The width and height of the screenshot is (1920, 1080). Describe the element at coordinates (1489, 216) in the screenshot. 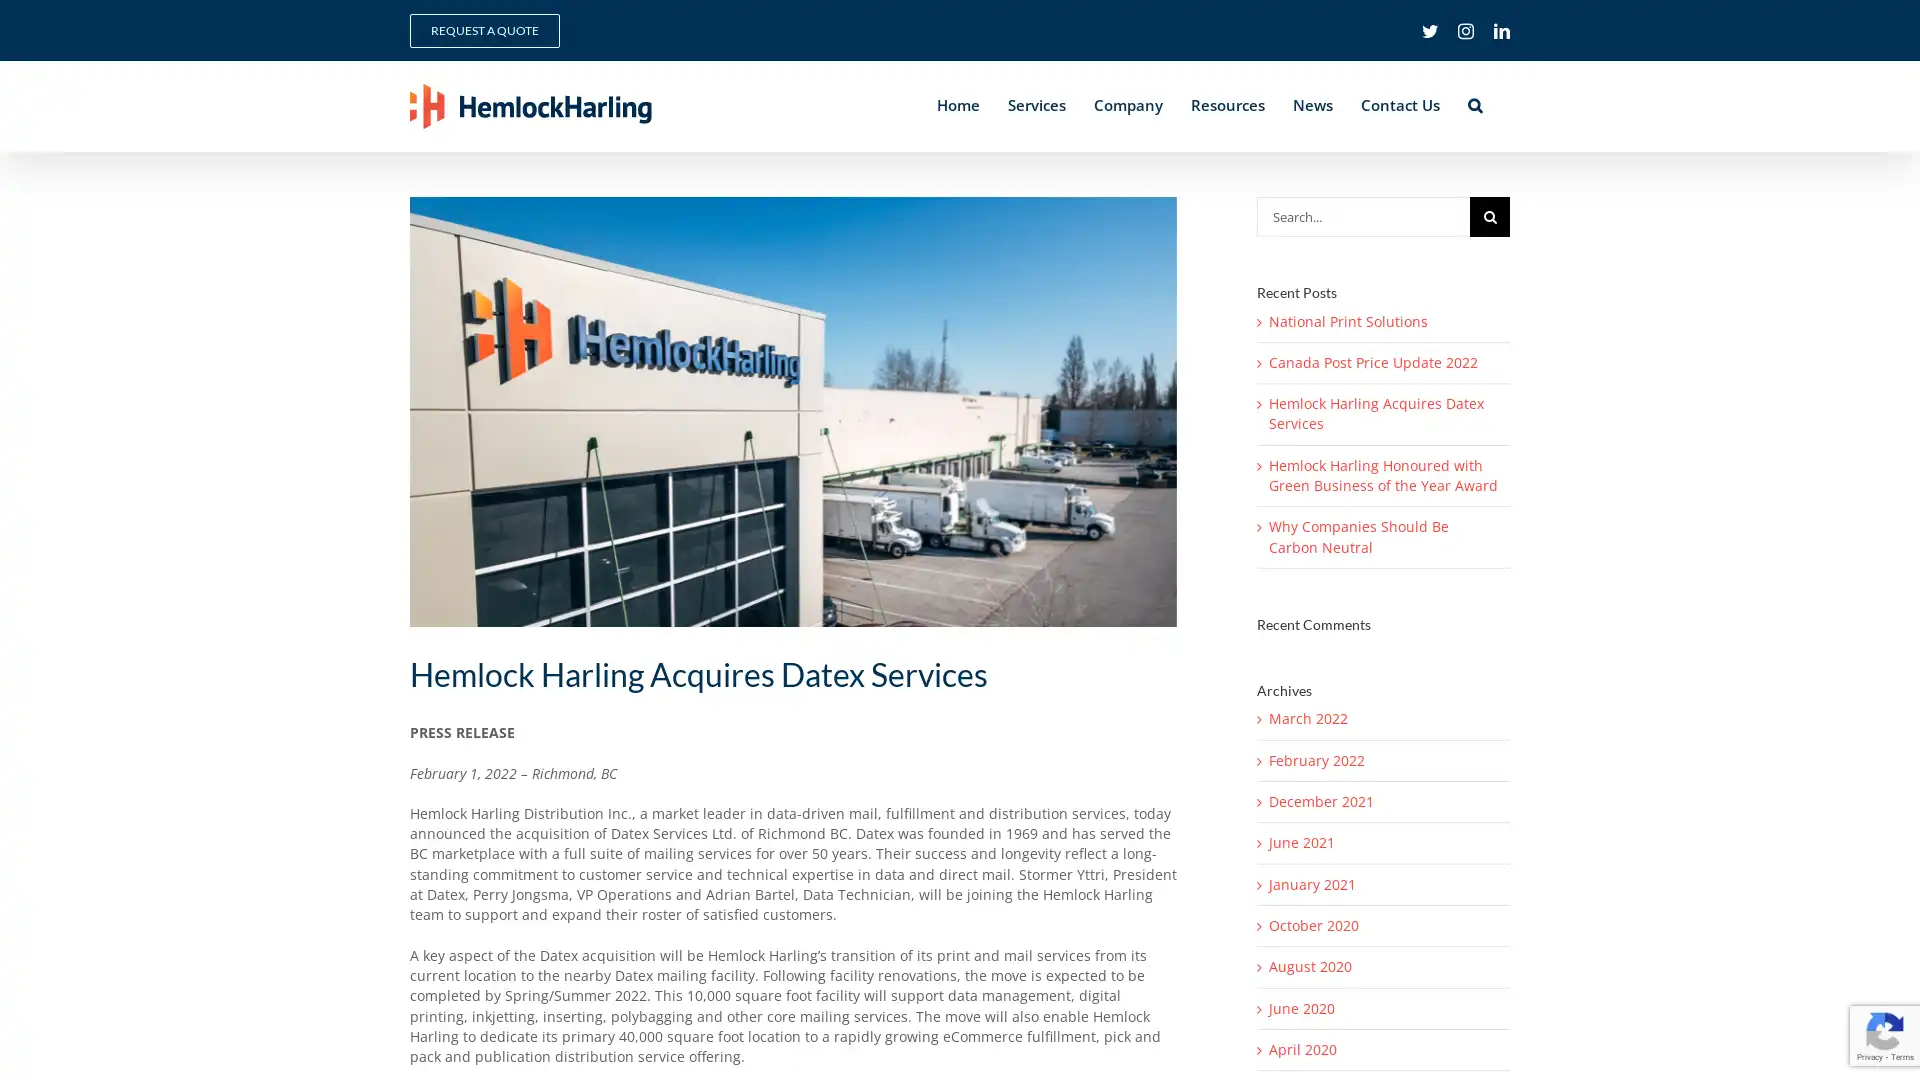

I see `Search` at that location.